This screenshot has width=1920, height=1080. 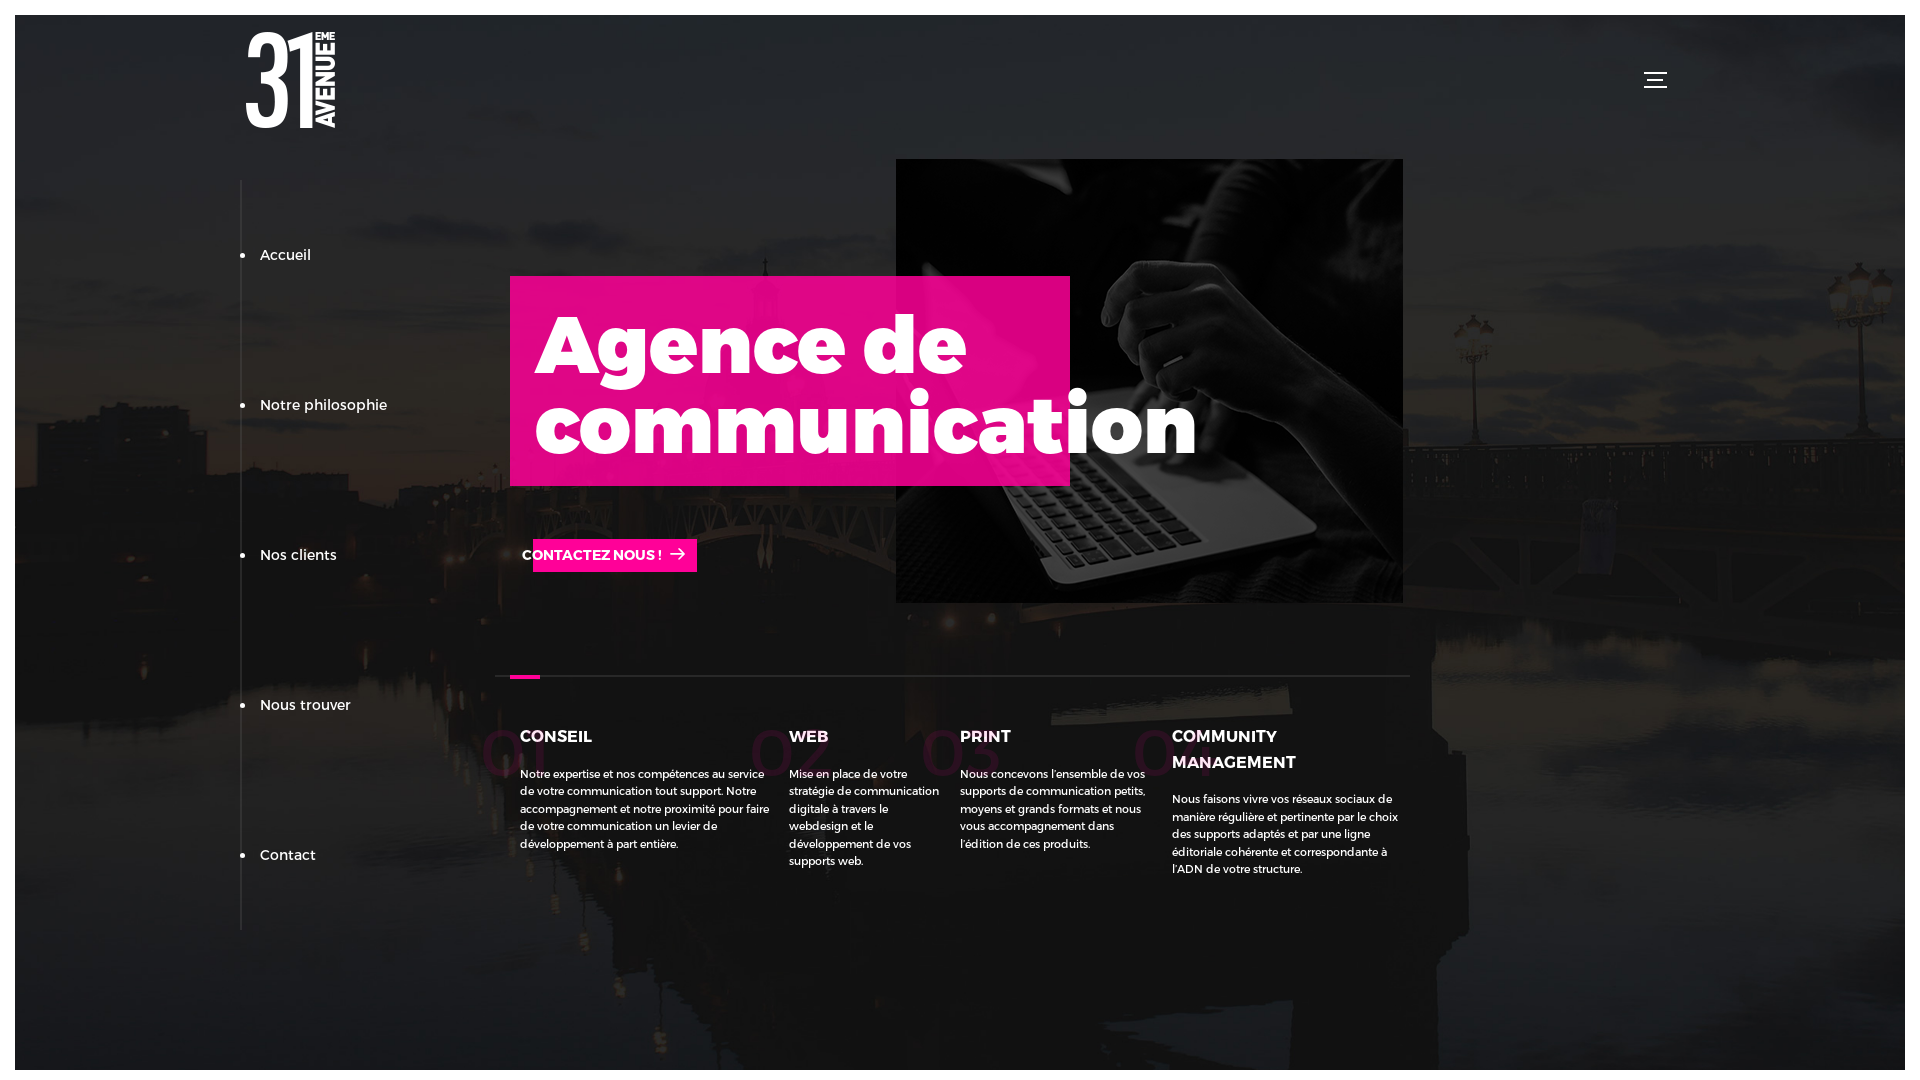 What do you see at coordinates (284, 253) in the screenshot?
I see `'Accueil'` at bounding box center [284, 253].